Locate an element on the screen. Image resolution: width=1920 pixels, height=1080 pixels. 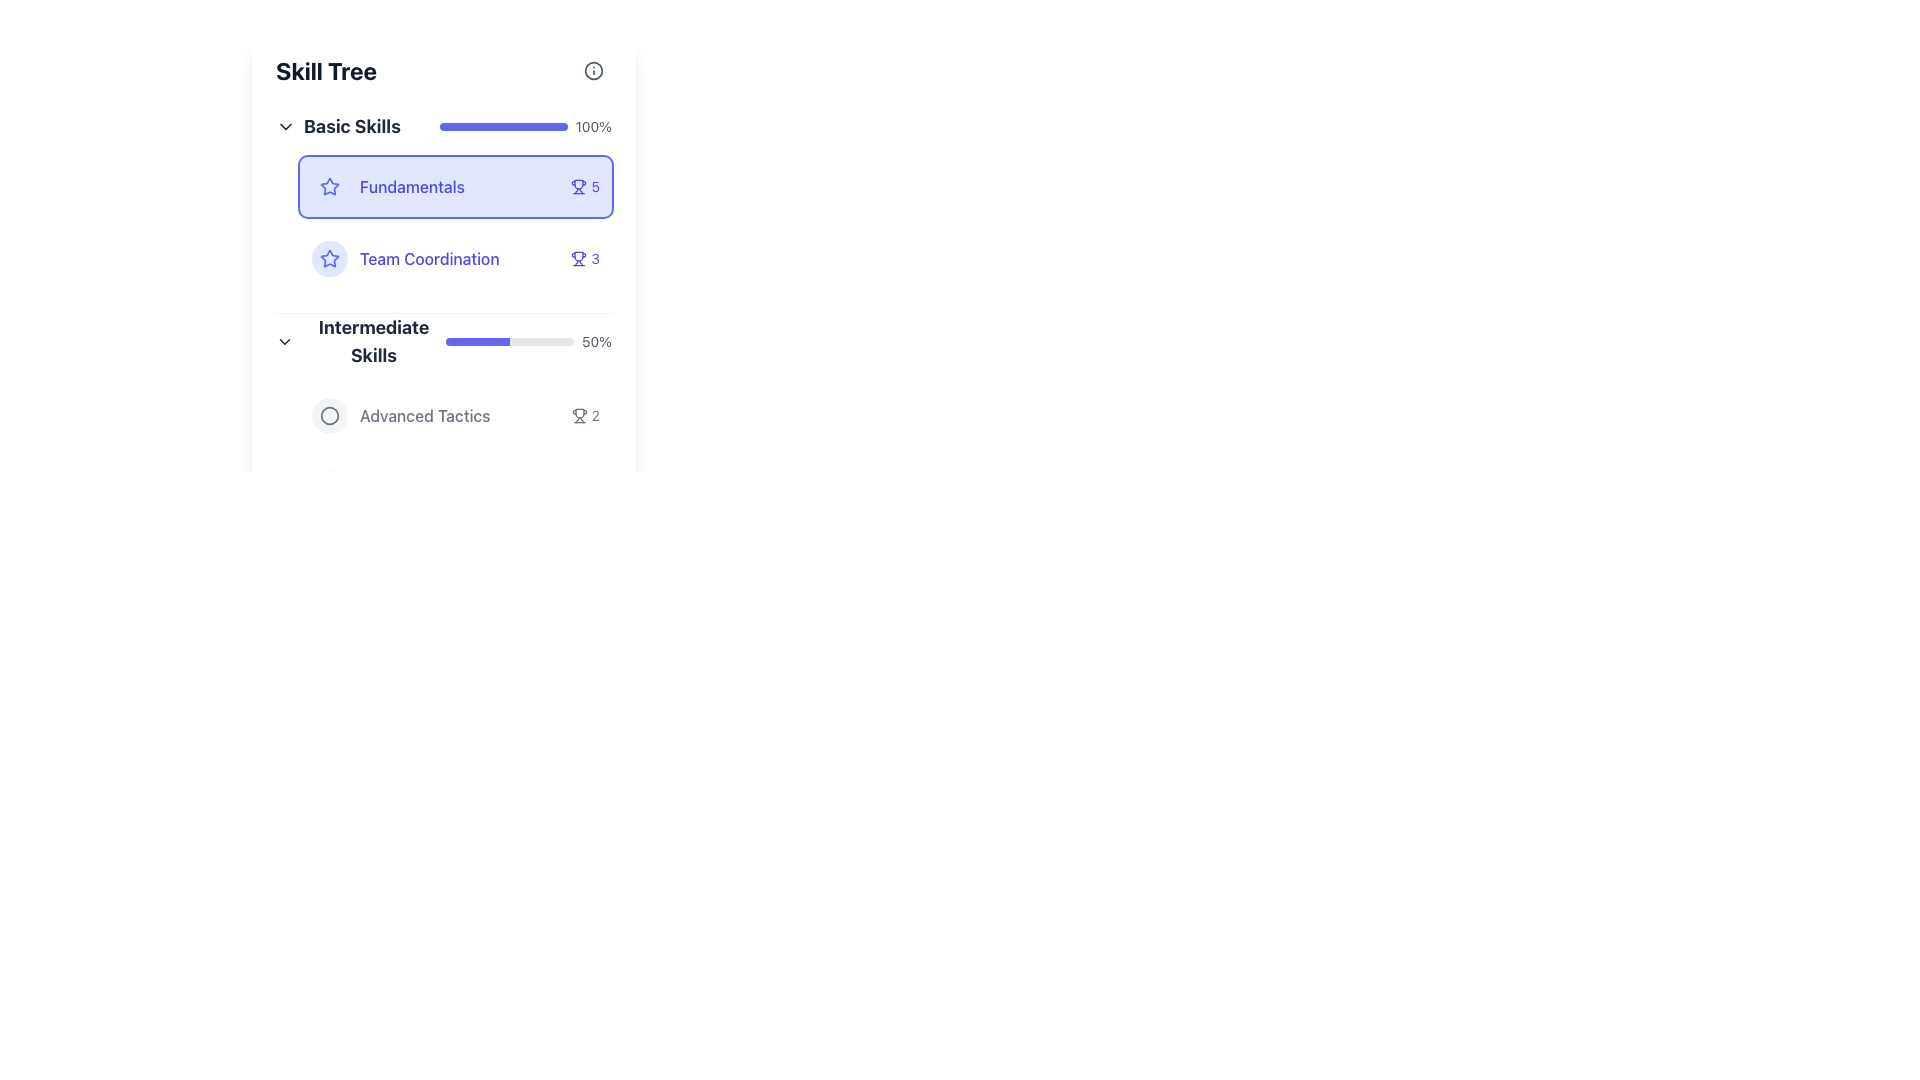
the 'Basic Skills' collapsible section header is located at coordinates (338, 127).